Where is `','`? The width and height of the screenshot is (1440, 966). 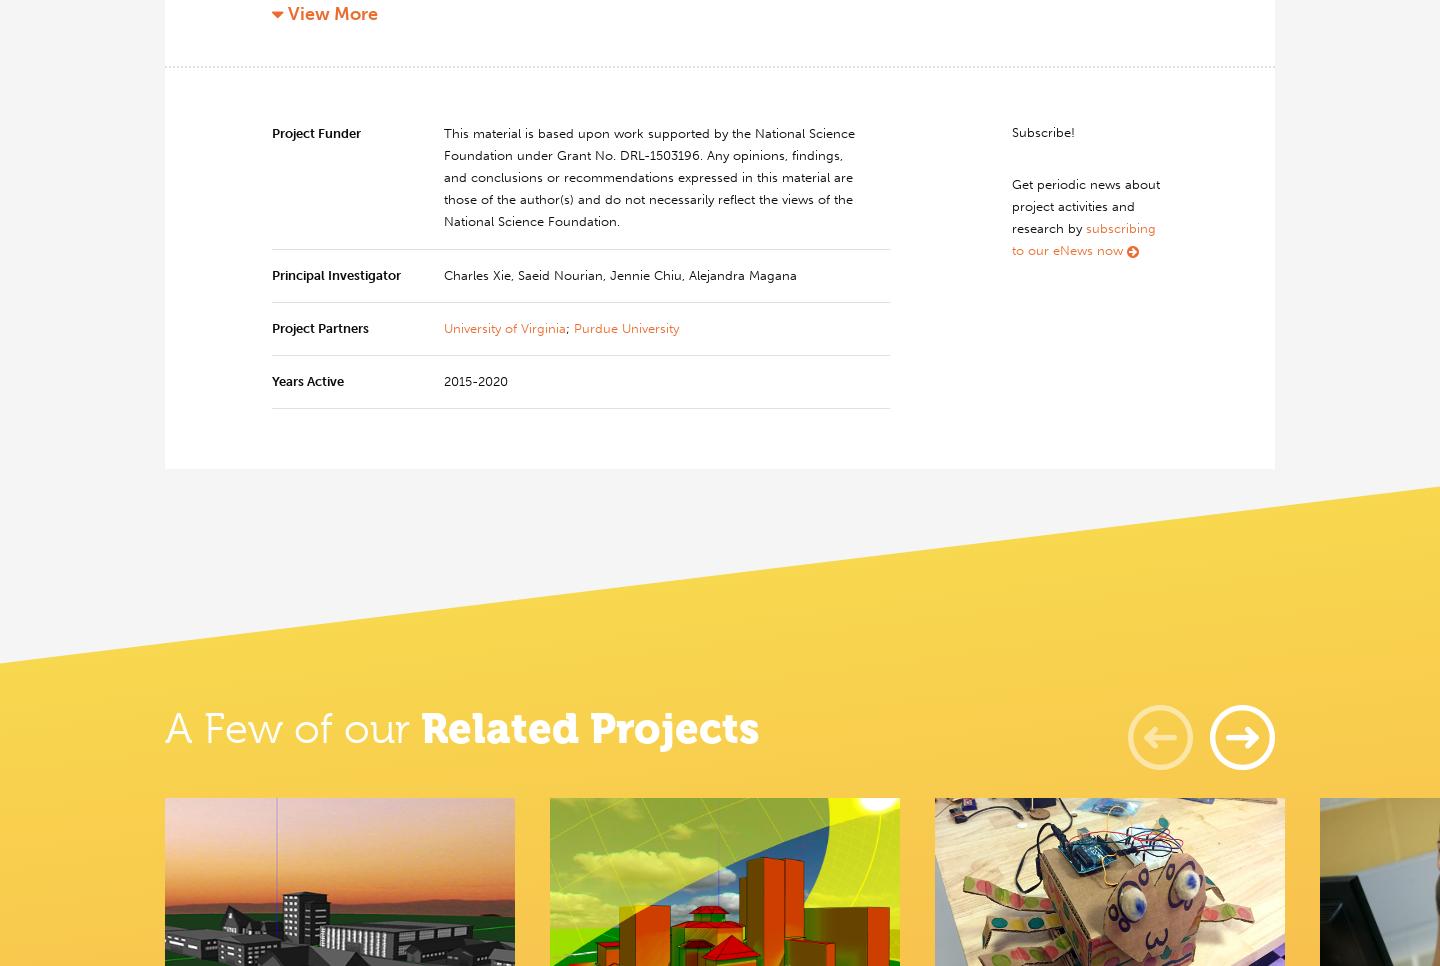
',' is located at coordinates (707, 37).